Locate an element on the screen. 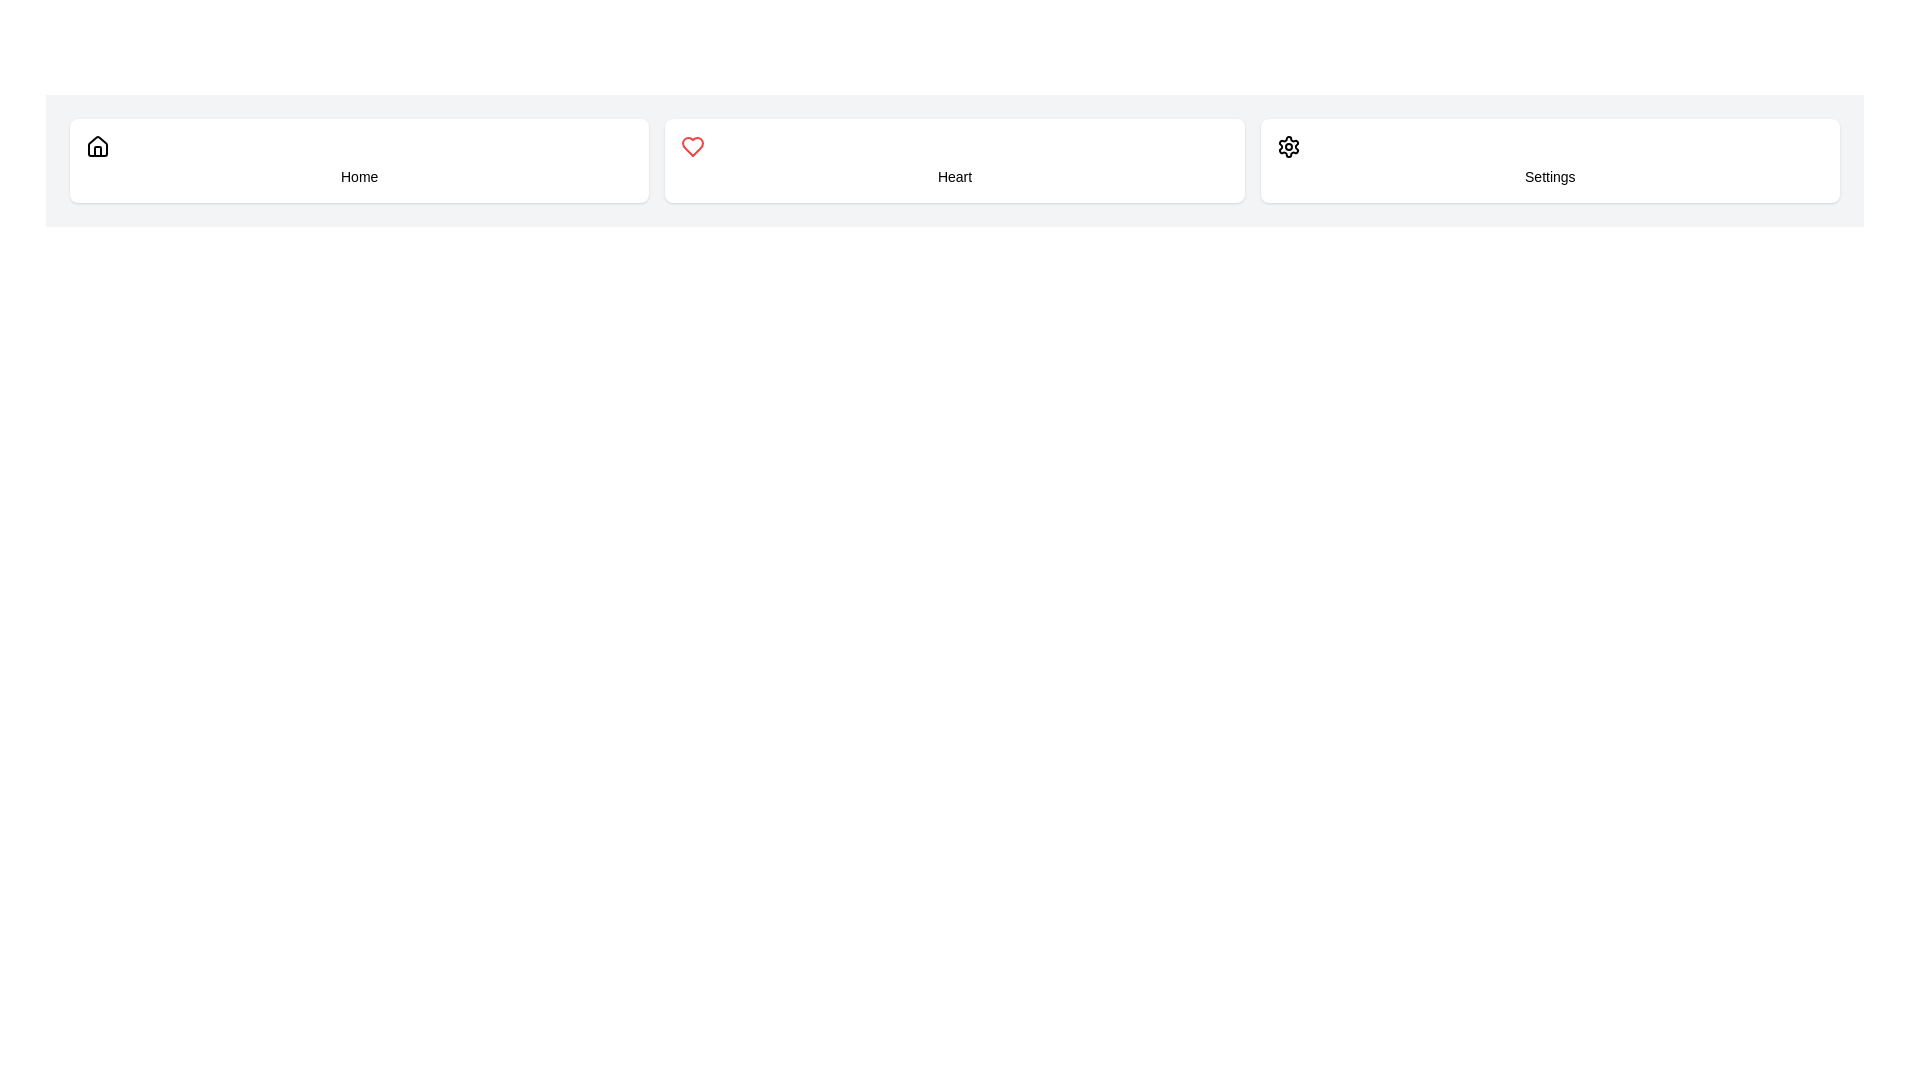  the settings icon located in the upper section of the interface, within the card labeled 'Settings', which is positioned to the right of the 'Heart' card and is visually centered above the text label 'Settings' is located at coordinates (1288, 145).